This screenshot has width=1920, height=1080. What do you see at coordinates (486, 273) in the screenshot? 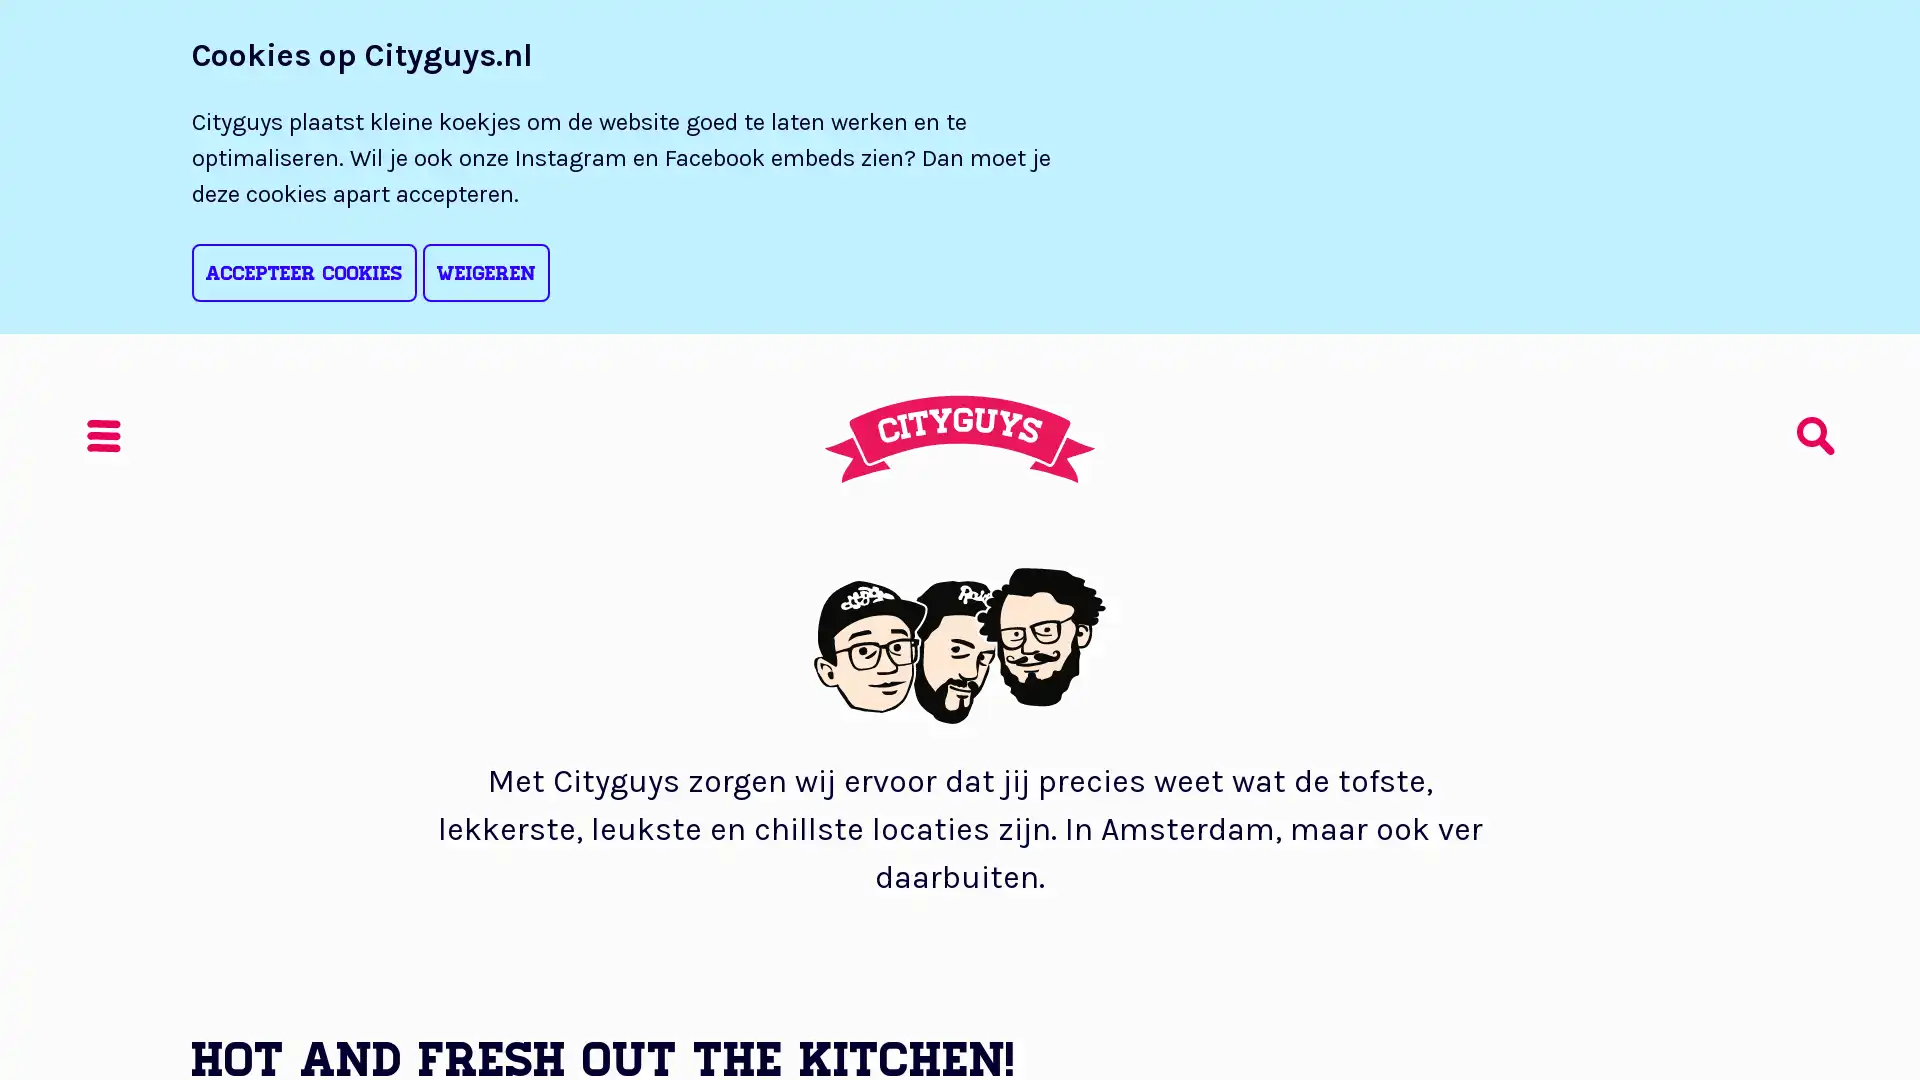
I see `Weigeren` at bounding box center [486, 273].